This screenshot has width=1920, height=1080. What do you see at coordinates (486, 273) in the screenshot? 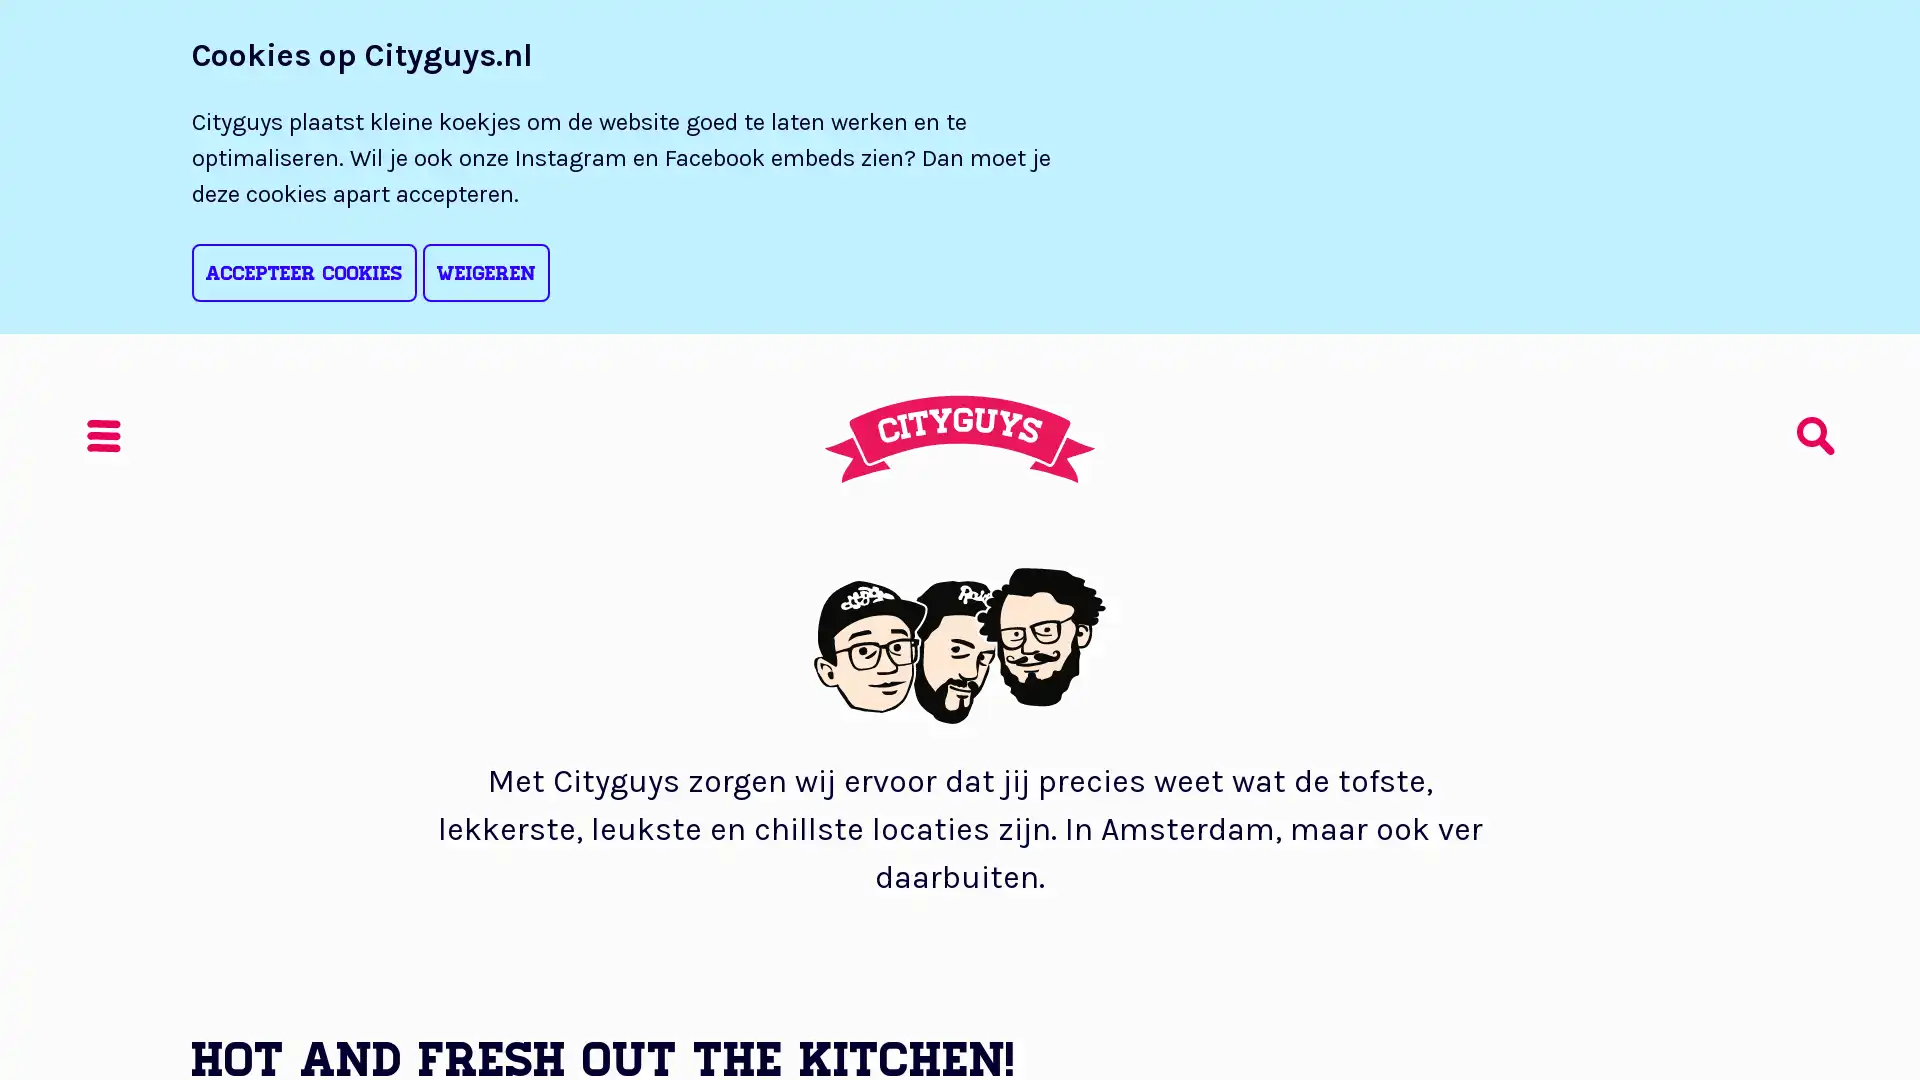
I see `Weigeren` at bounding box center [486, 273].